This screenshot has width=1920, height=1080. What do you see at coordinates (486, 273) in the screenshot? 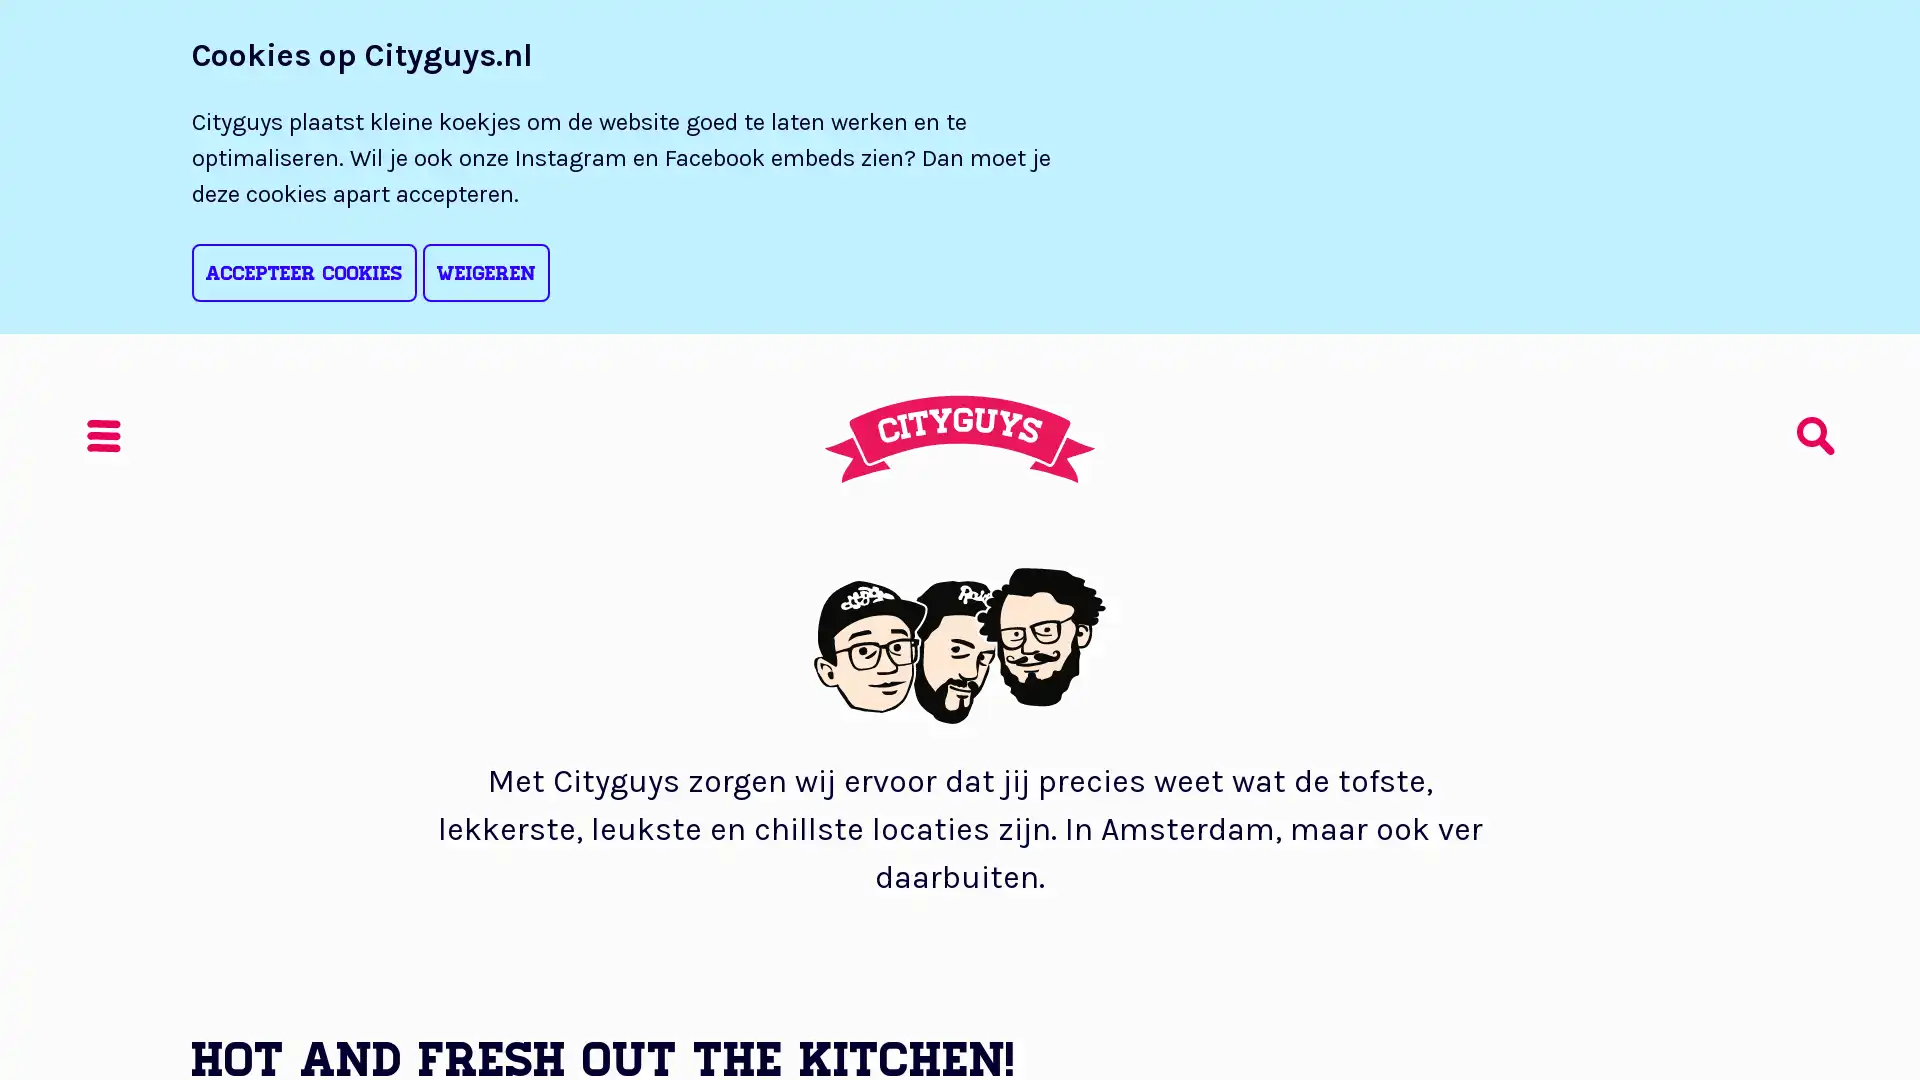
I see `Weigeren` at bounding box center [486, 273].